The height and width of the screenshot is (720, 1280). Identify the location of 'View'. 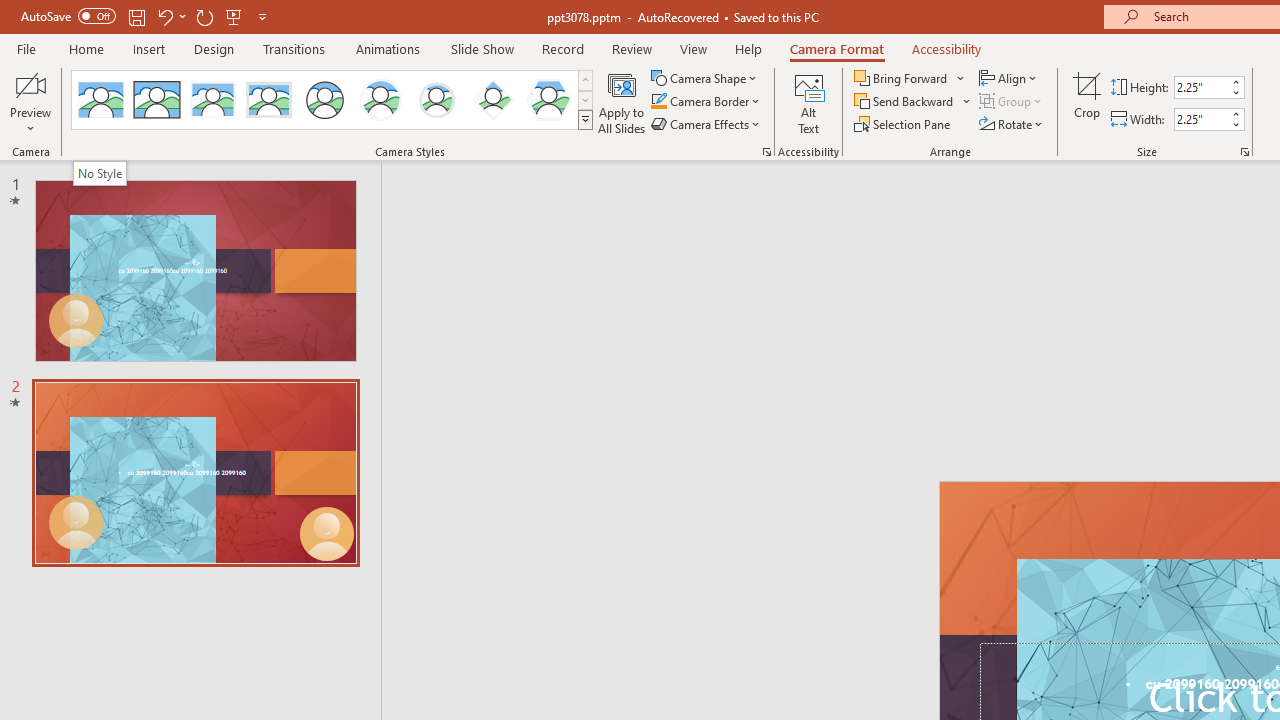
(693, 48).